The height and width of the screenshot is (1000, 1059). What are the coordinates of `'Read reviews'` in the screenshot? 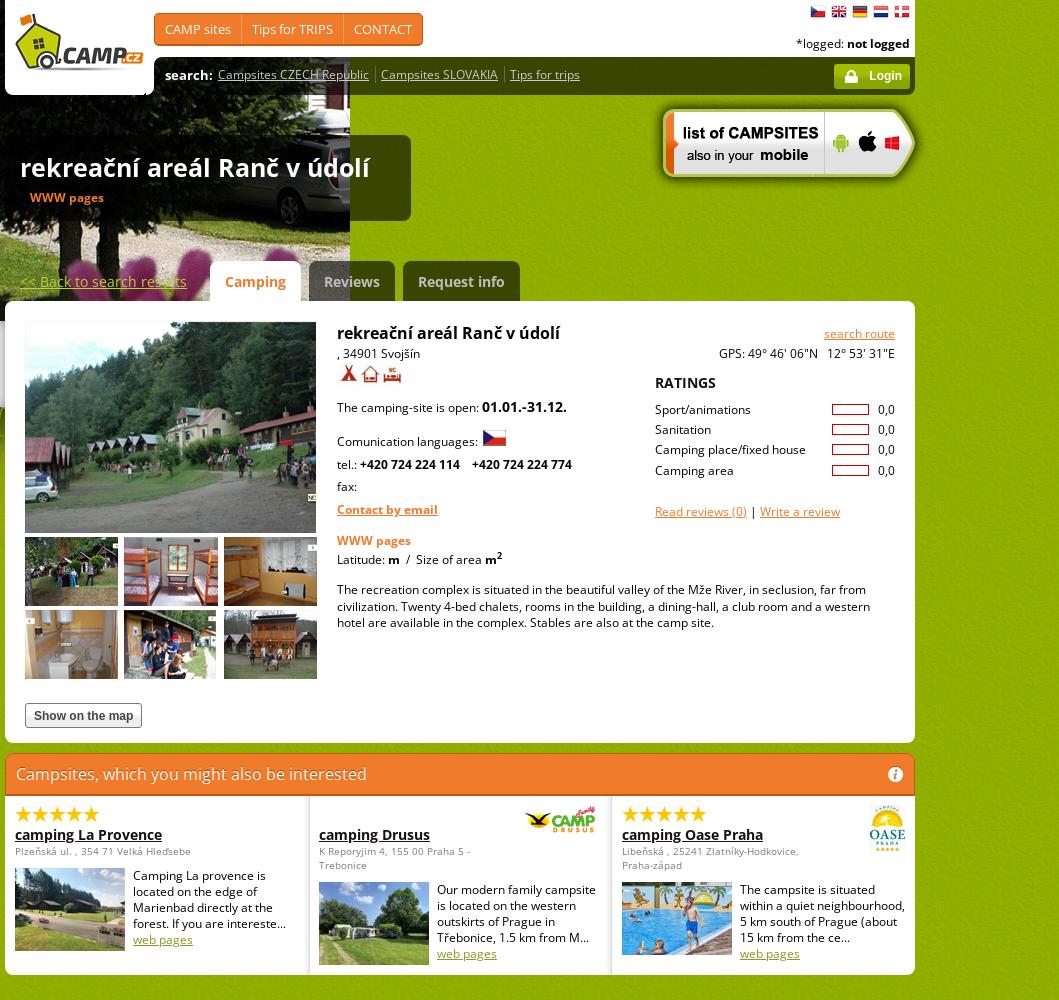 It's located at (691, 510).